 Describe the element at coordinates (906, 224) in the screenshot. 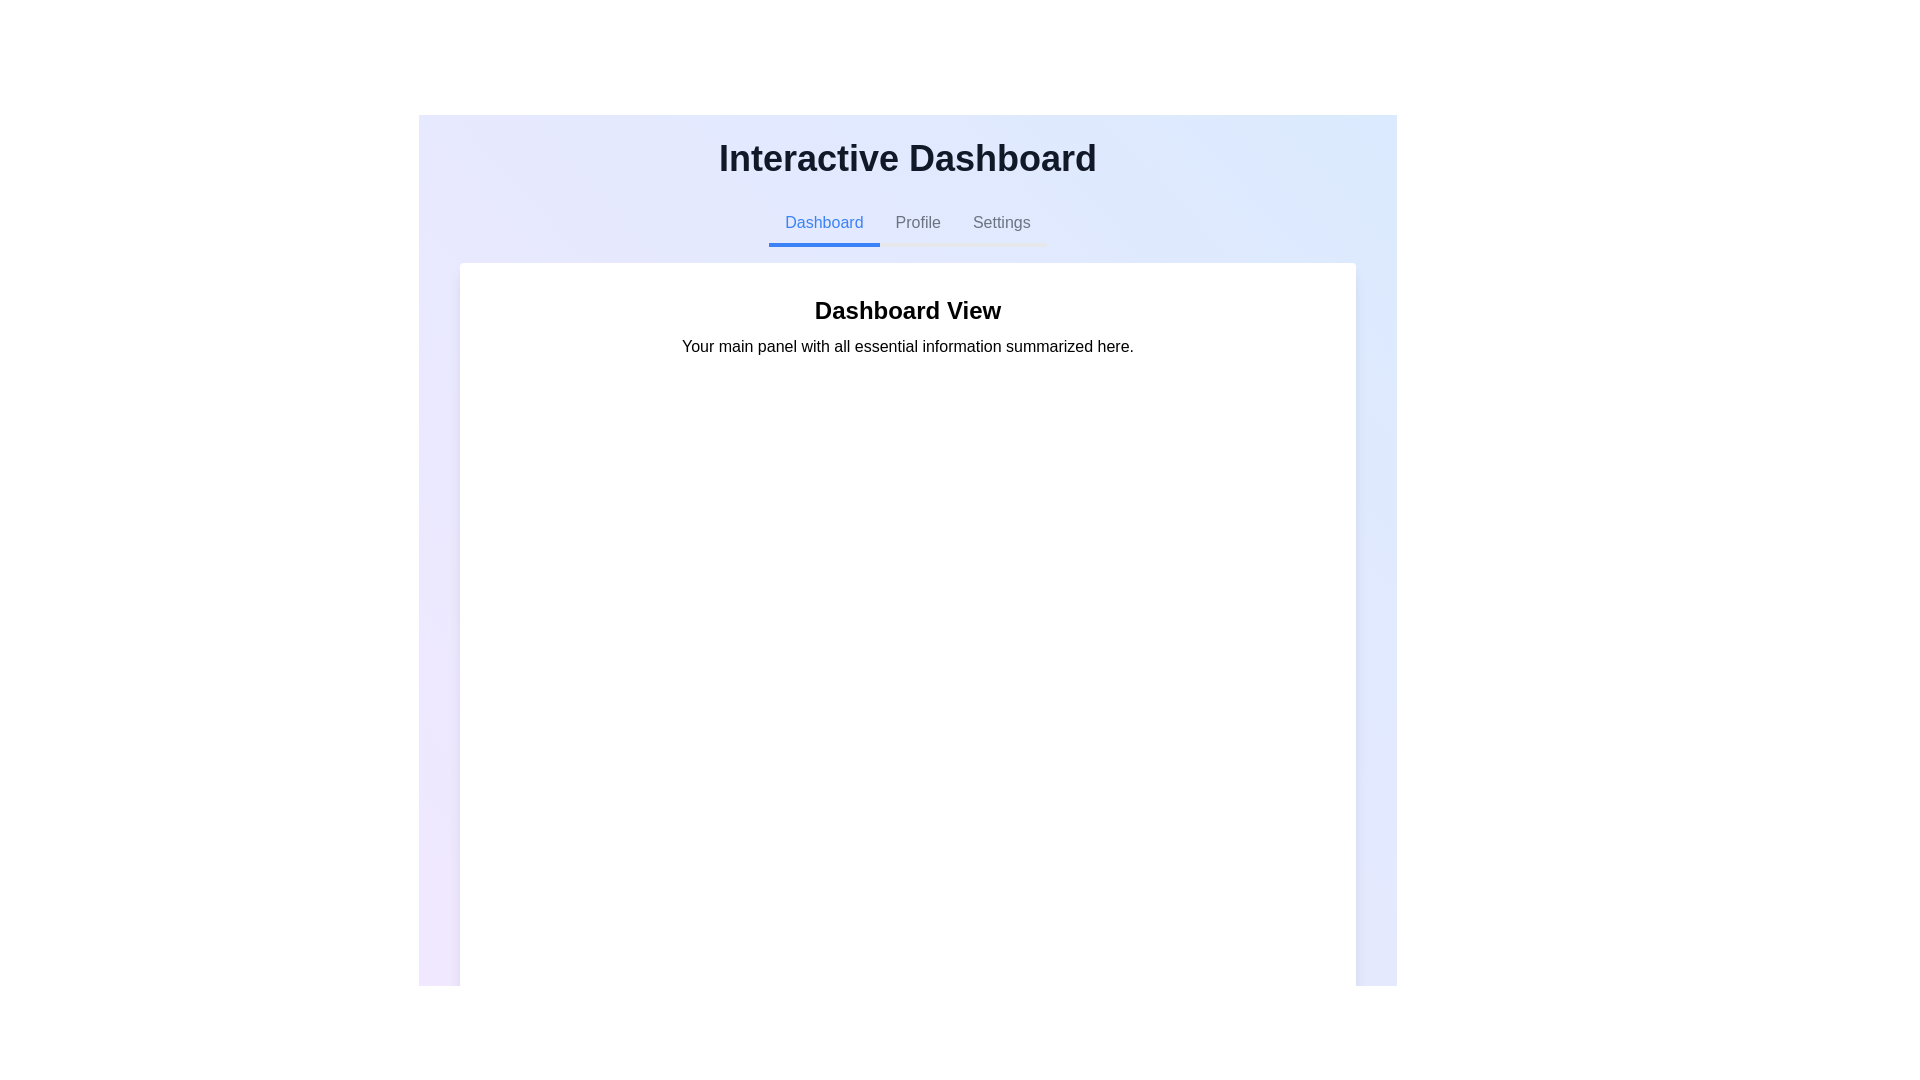

I see `the Profile tab in the navigation control located below the title 'Interactive Dashboard', which is the second tab to the right of 'Dashboard' and to the left of 'Settings'` at that location.